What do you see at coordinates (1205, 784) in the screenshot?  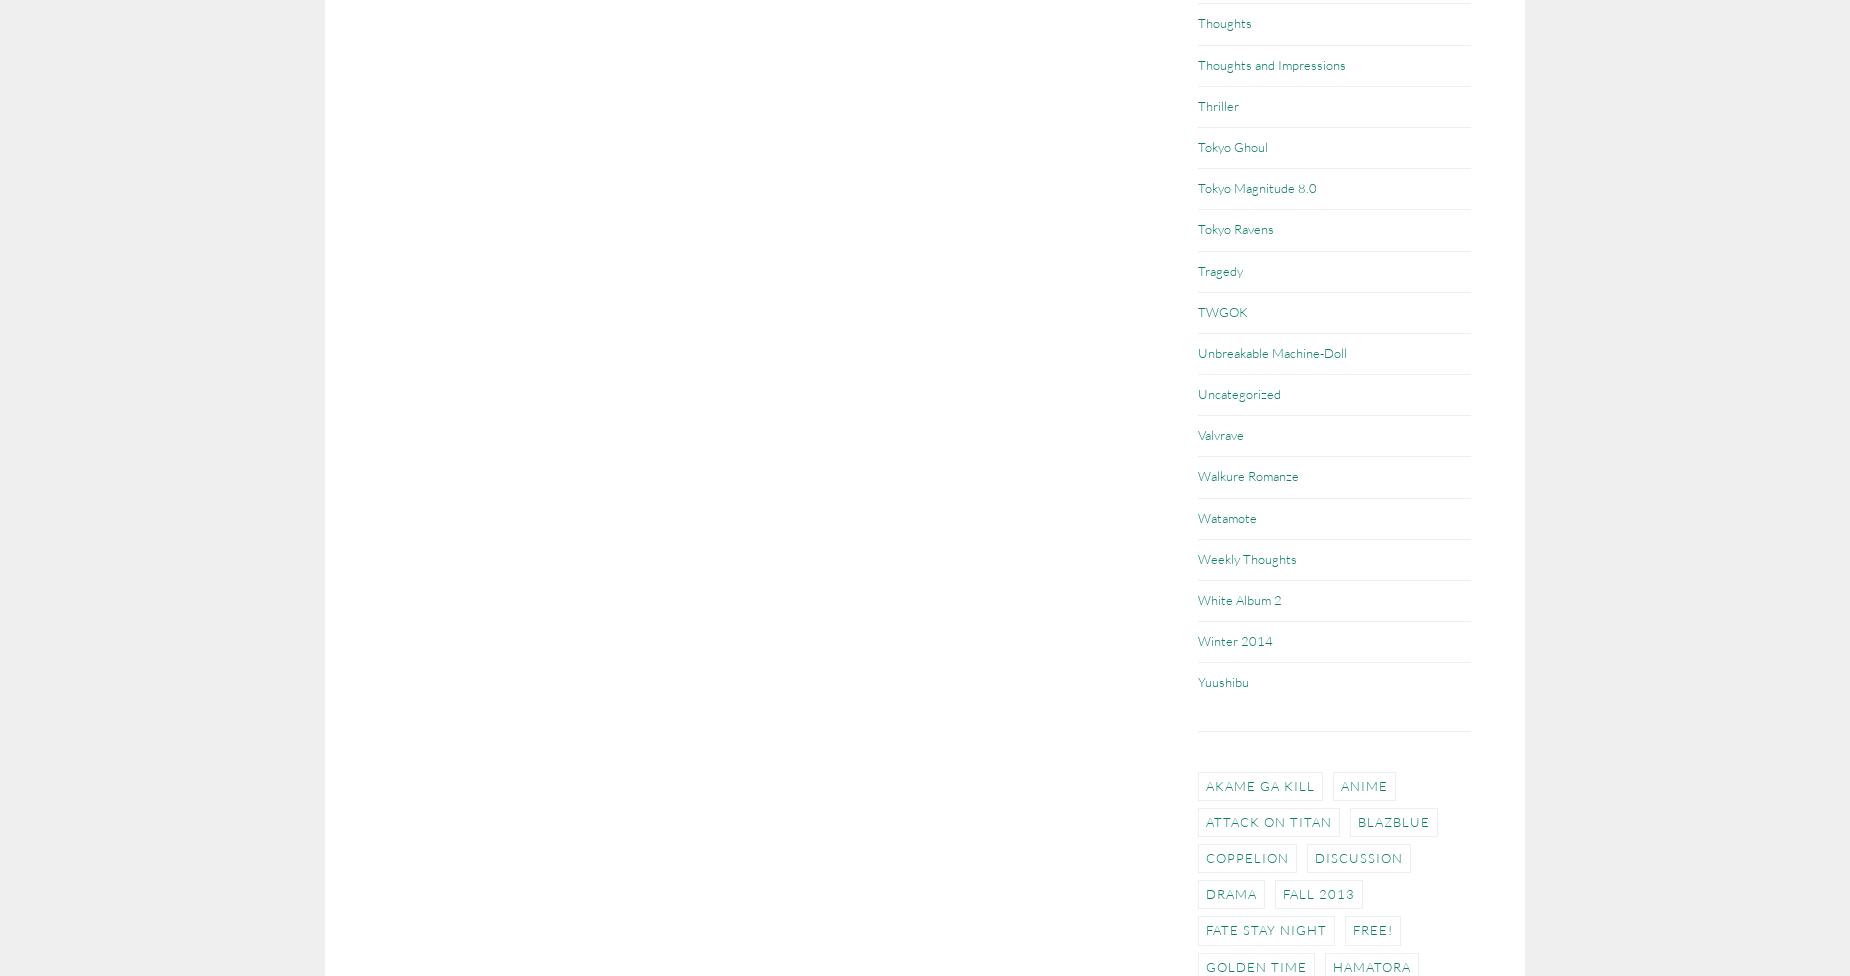 I see `'Akame ga Kill'` at bounding box center [1205, 784].